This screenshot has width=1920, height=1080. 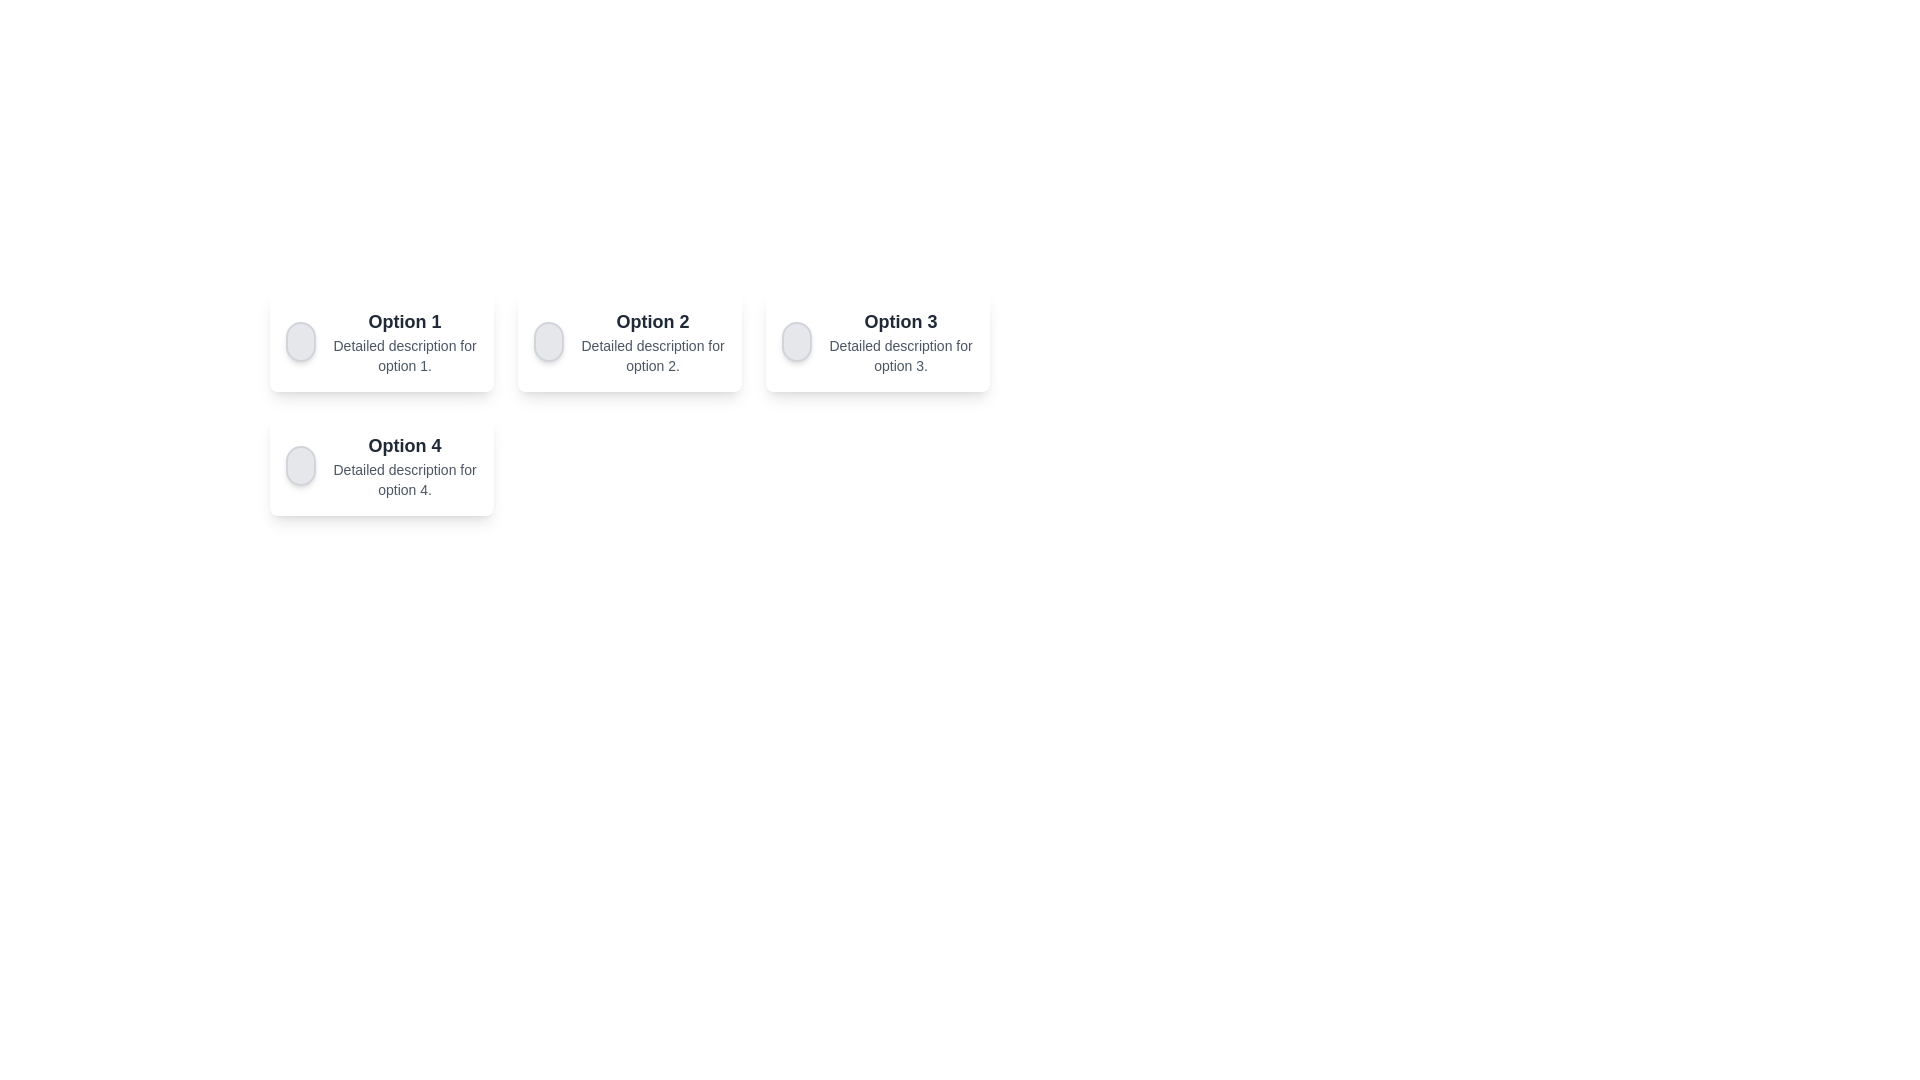 What do you see at coordinates (900, 354) in the screenshot?
I see `the text label that reads 'Detailed description for option 3.', which is located directly below the bold title text 'Option 3'` at bounding box center [900, 354].